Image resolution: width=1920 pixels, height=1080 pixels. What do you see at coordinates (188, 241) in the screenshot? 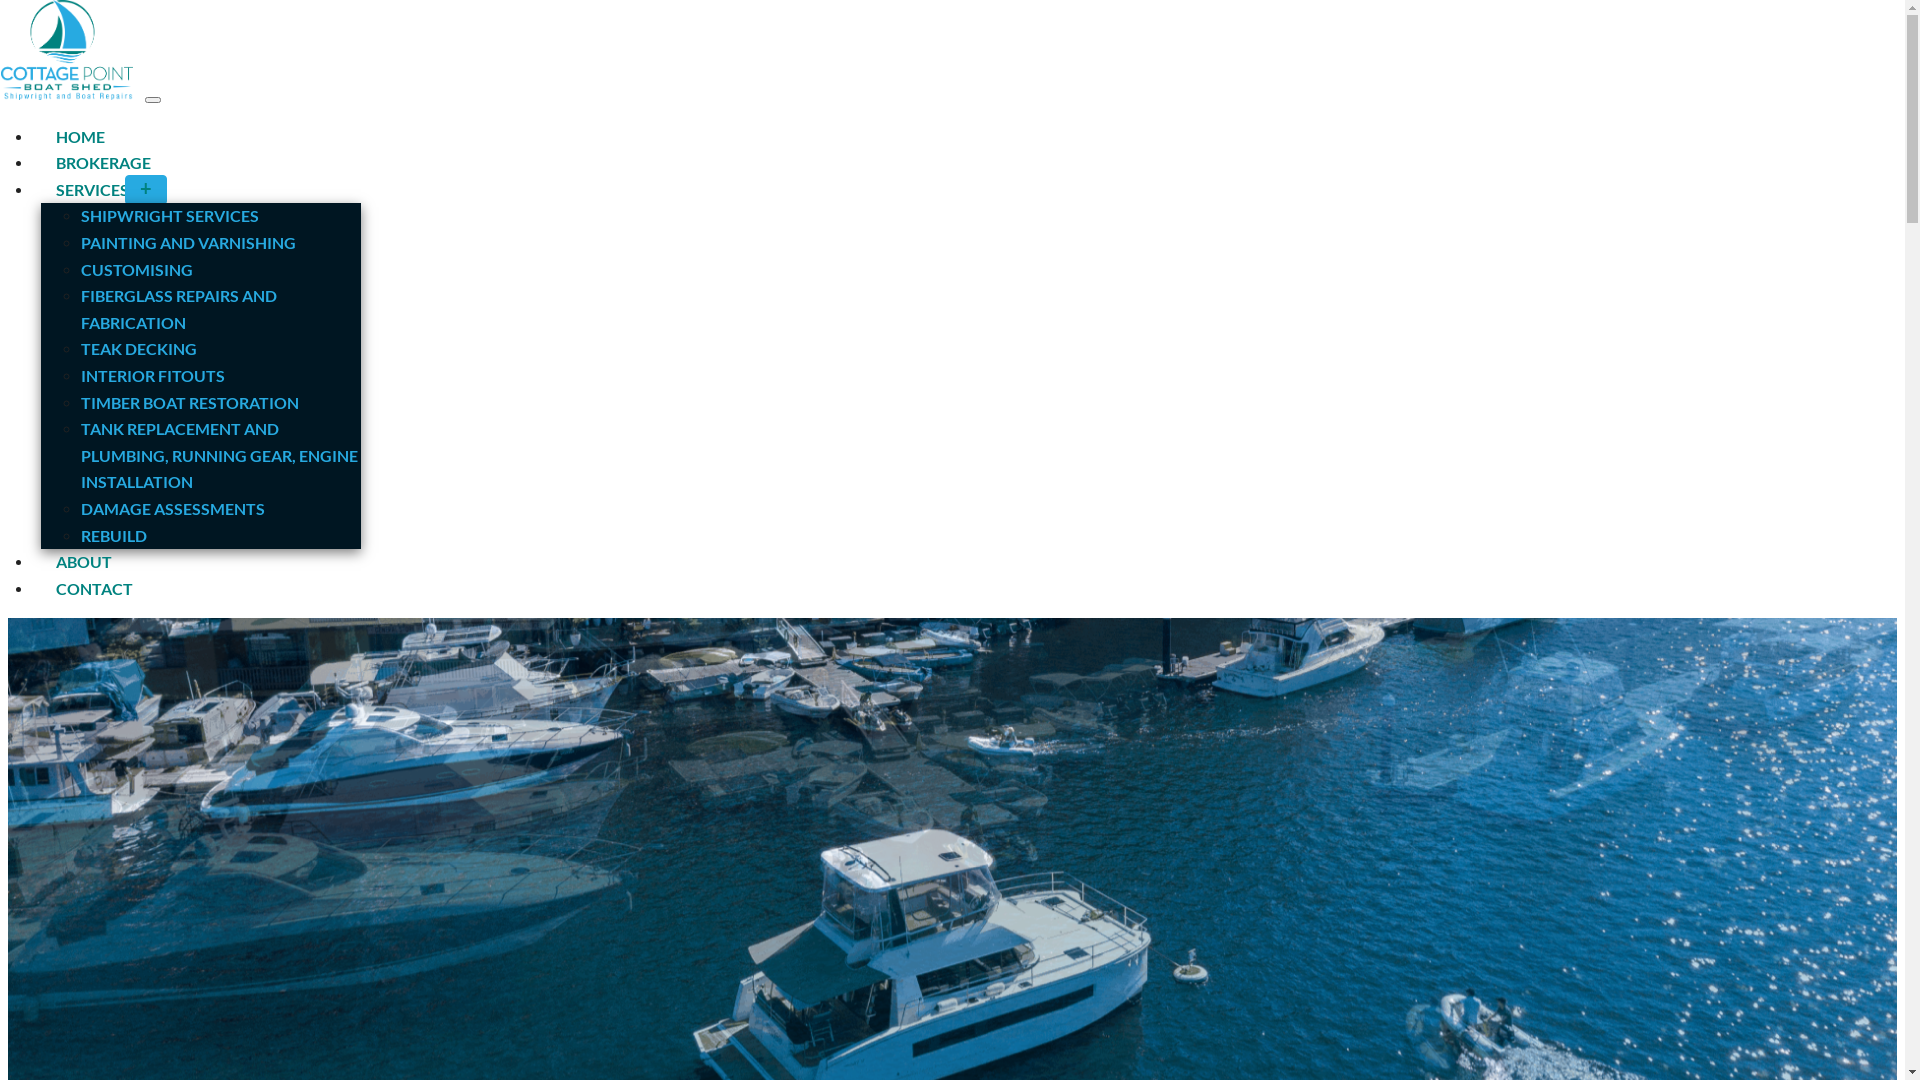
I see `'PAINTING AND VARNISHING'` at bounding box center [188, 241].